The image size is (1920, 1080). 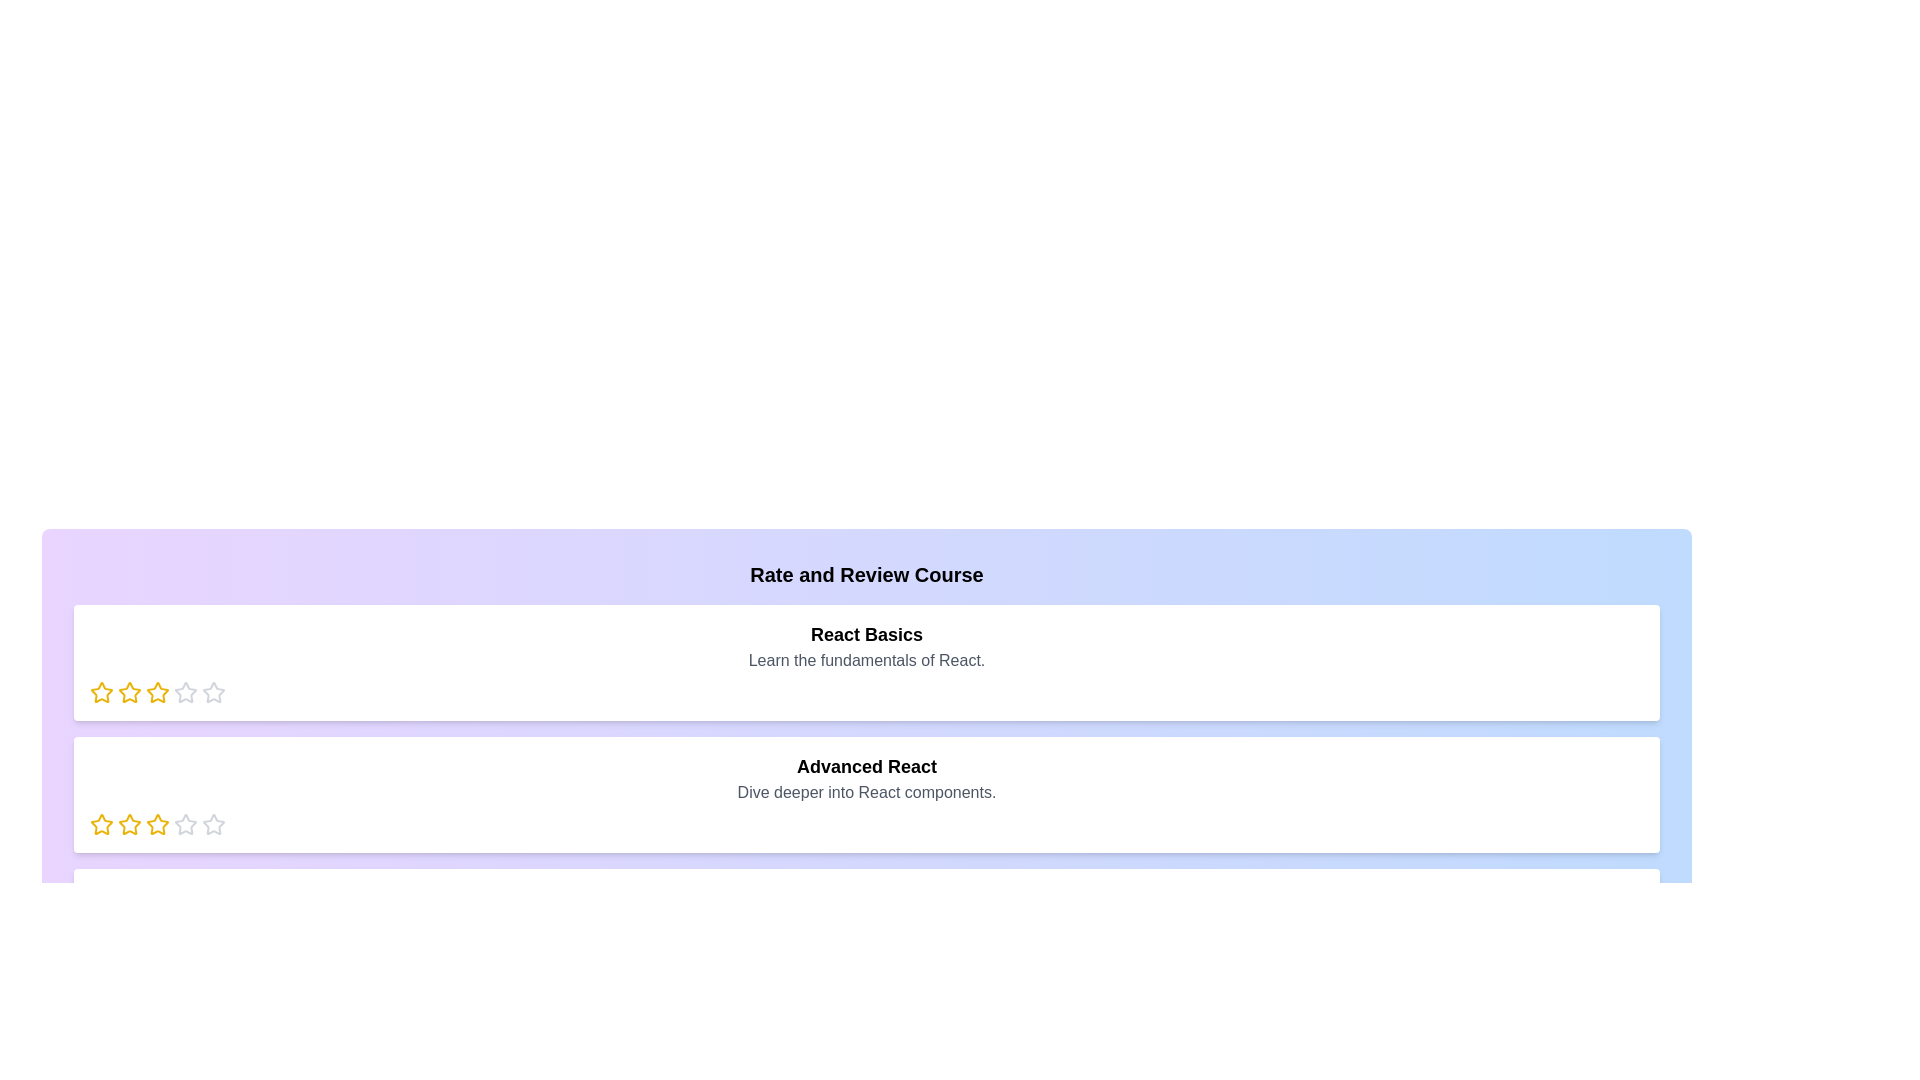 What do you see at coordinates (867, 574) in the screenshot?
I see `prominent title text labeled 'Rate and Review Course', which is styled in bold and extra-large font, located at the top of the gradient background panel` at bounding box center [867, 574].